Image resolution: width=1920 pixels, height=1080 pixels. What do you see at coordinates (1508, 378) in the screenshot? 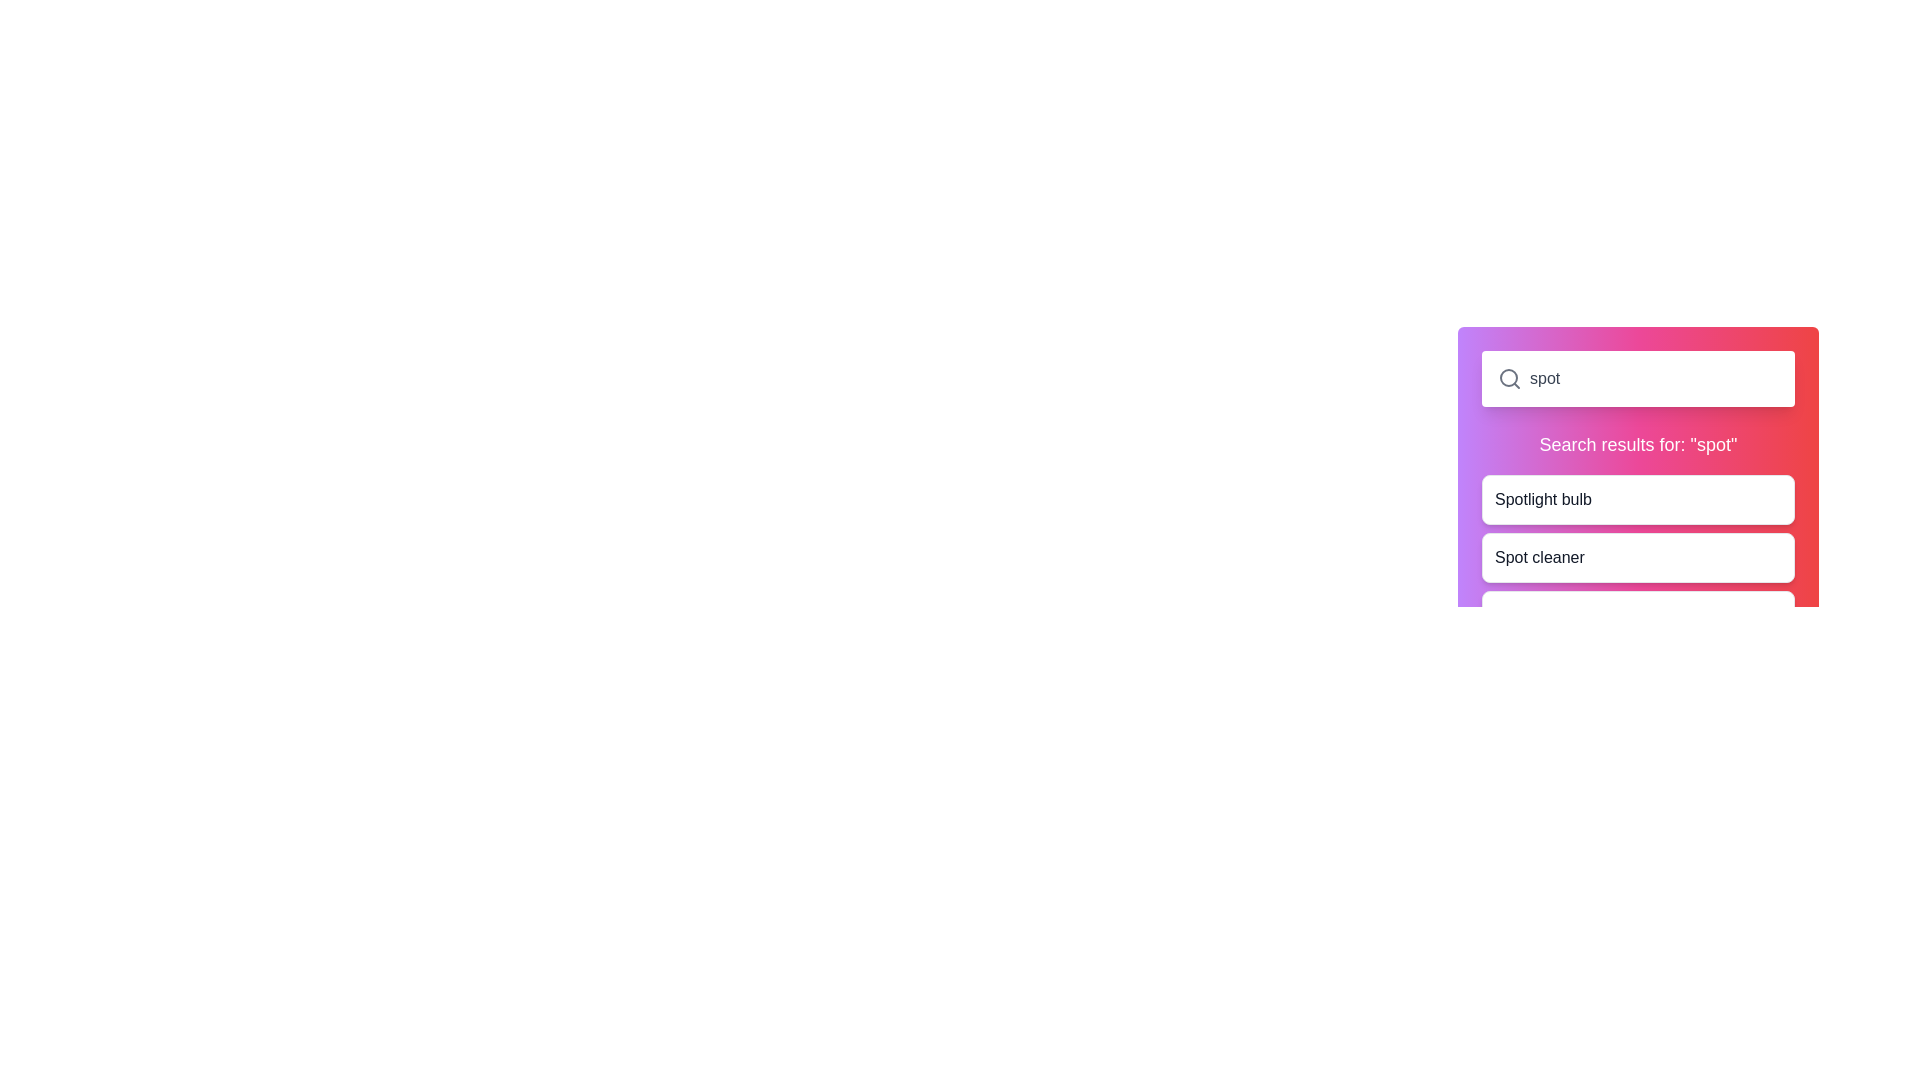
I see `the circular SVG element that represents the center of the magnifying glass icon, located to the left of the search bar text field` at bounding box center [1508, 378].